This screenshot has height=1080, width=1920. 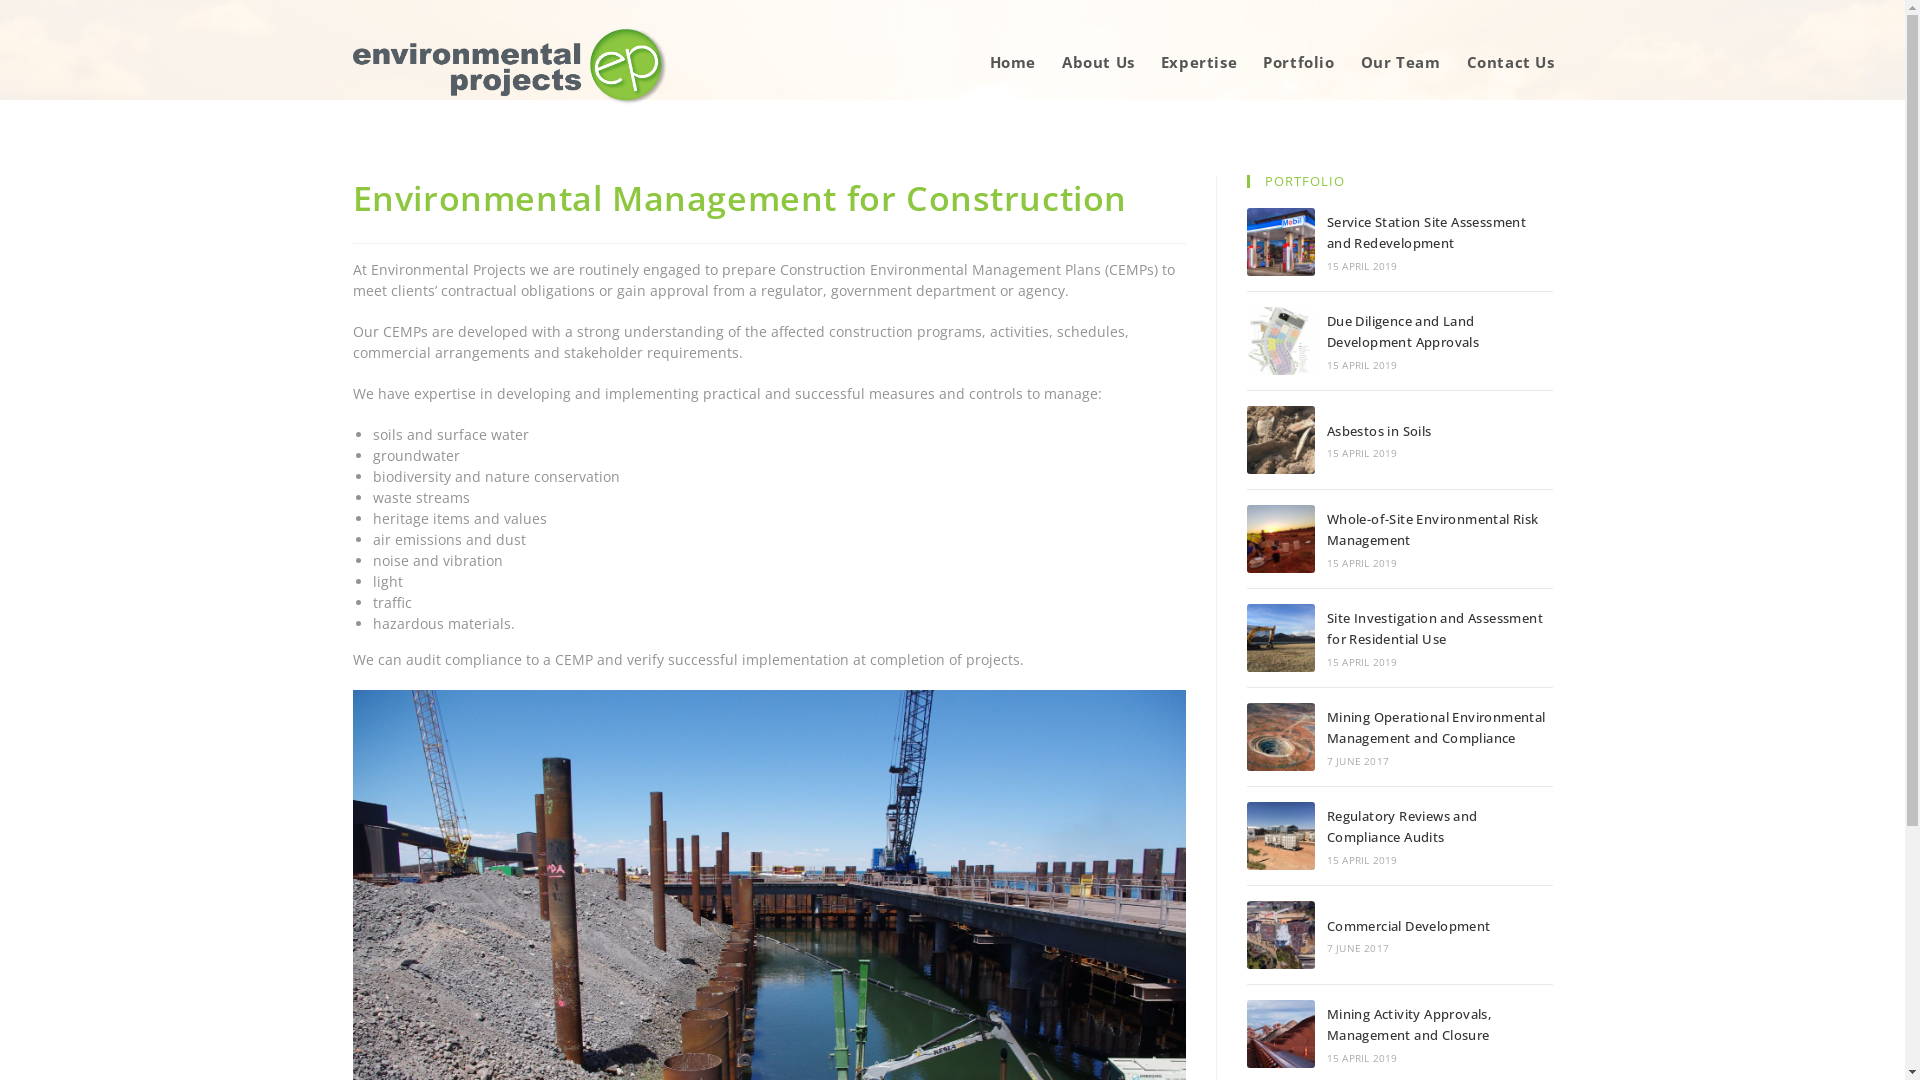 What do you see at coordinates (1511, 61) in the screenshot?
I see `'Contact Us'` at bounding box center [1511, 61].